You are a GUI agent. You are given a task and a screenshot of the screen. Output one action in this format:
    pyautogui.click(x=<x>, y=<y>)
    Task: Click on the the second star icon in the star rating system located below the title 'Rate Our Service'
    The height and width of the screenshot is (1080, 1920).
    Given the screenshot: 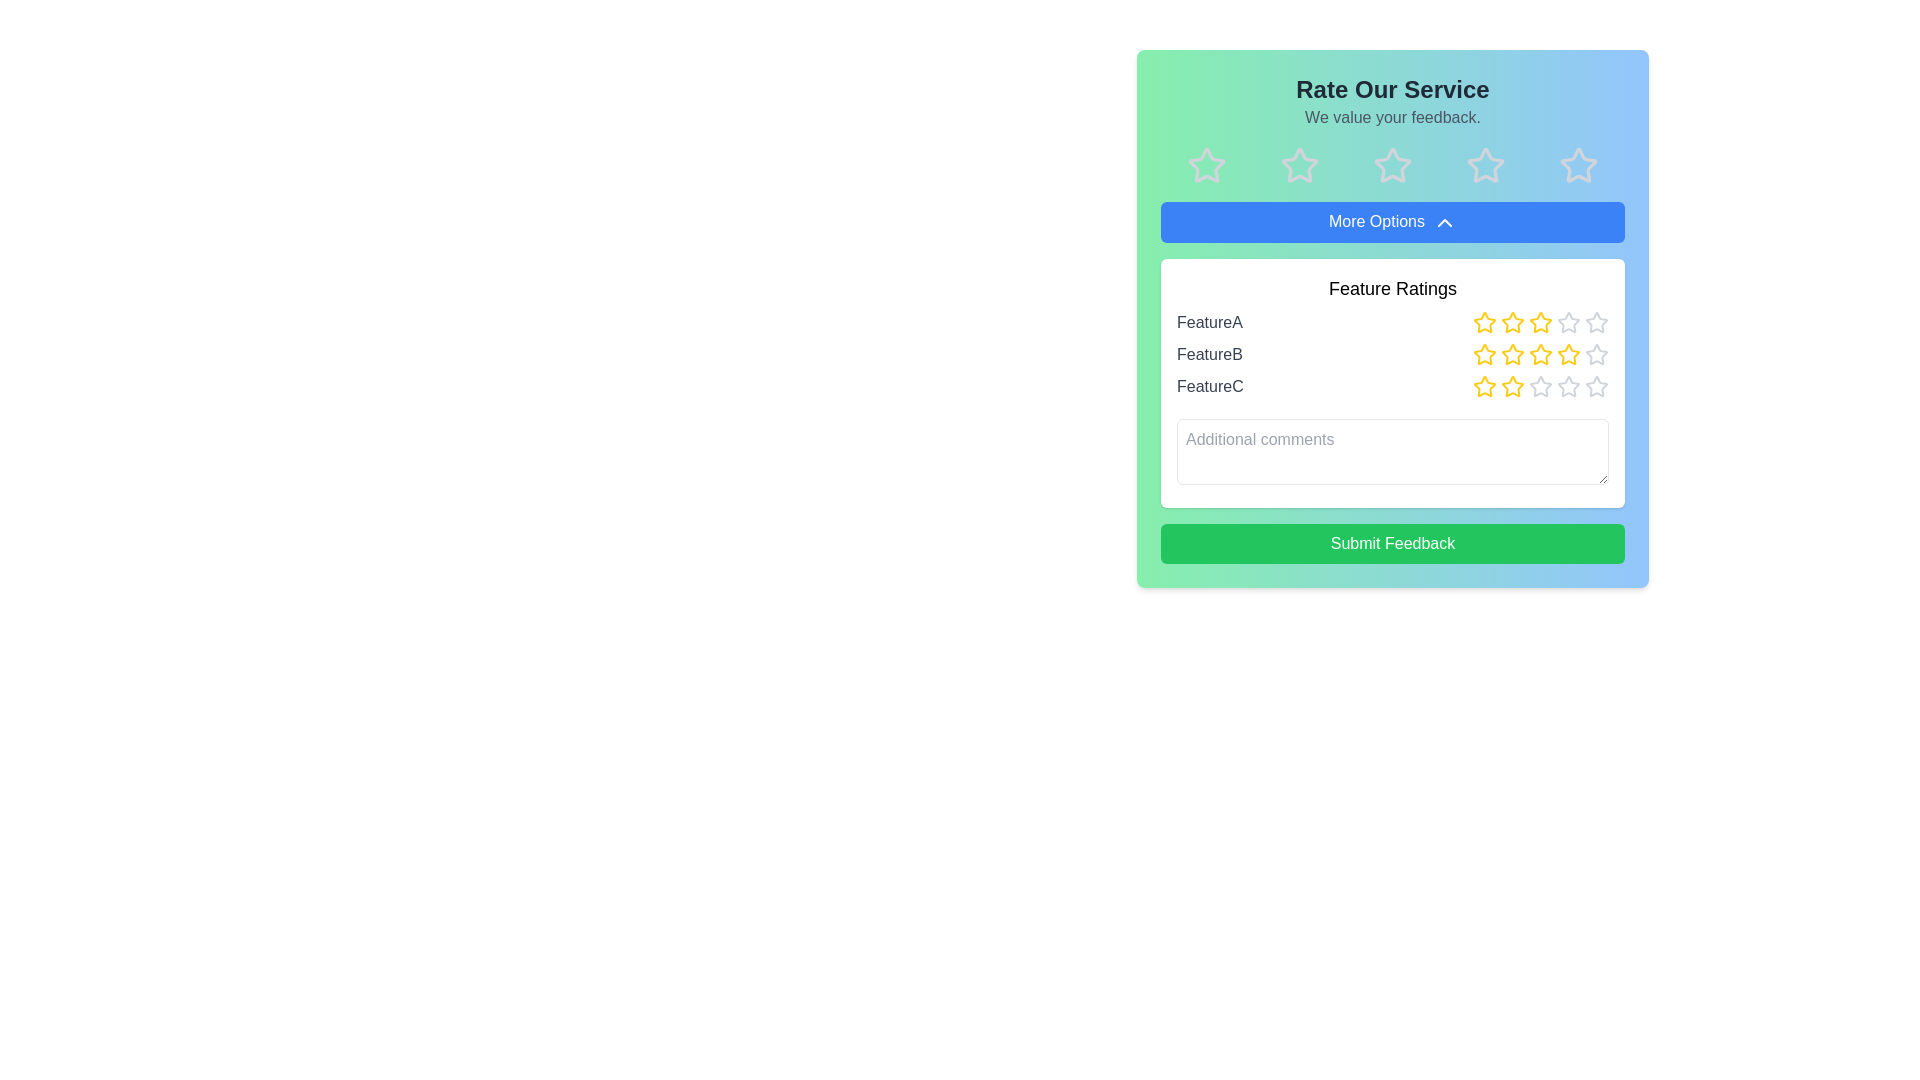 What is the action you would take?
    pyautogui.click(x=1300, y=164)
    